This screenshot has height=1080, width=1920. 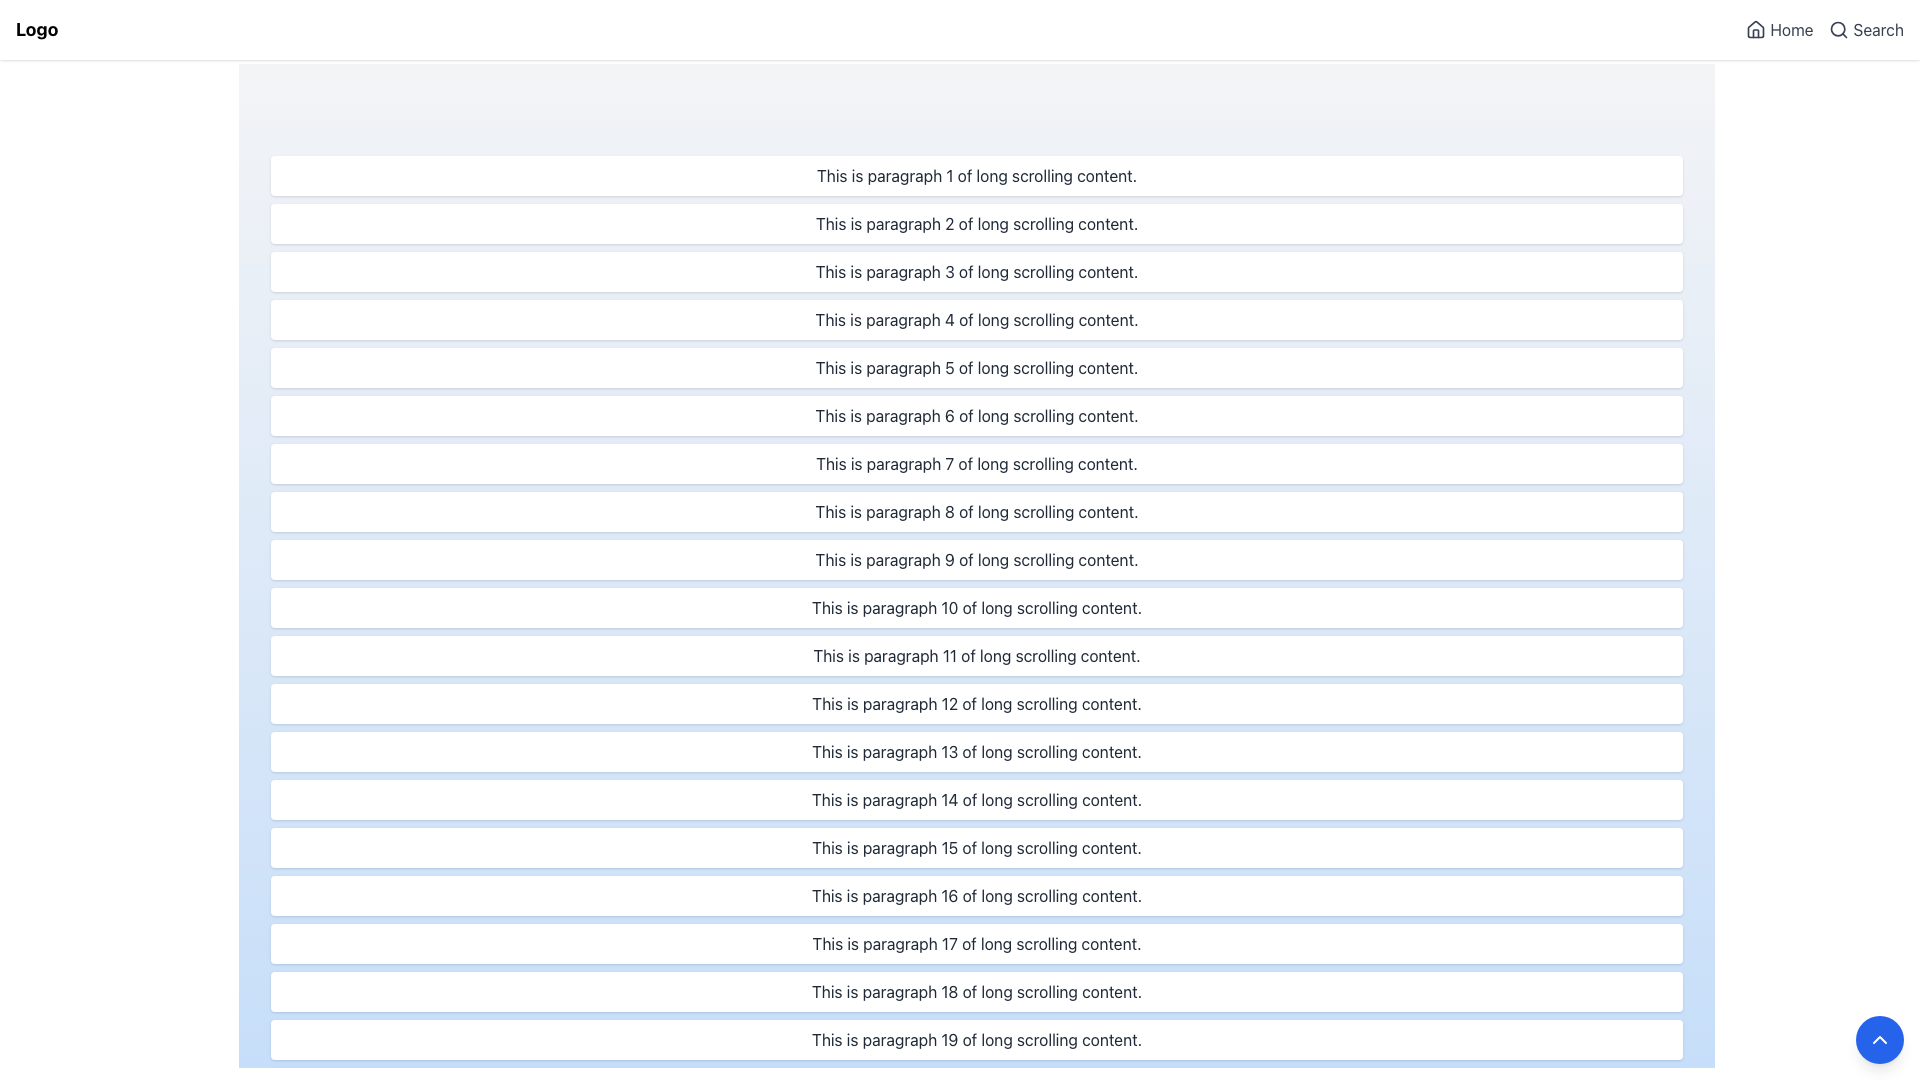 What do you see at coordinates (977, 367) in the screenshot?
I see `the static text block that displays 'This is paragraph 5 of long scrolling content.' which is the fifth visible item in a vertically stacked list` at bounding box center [977, 367].